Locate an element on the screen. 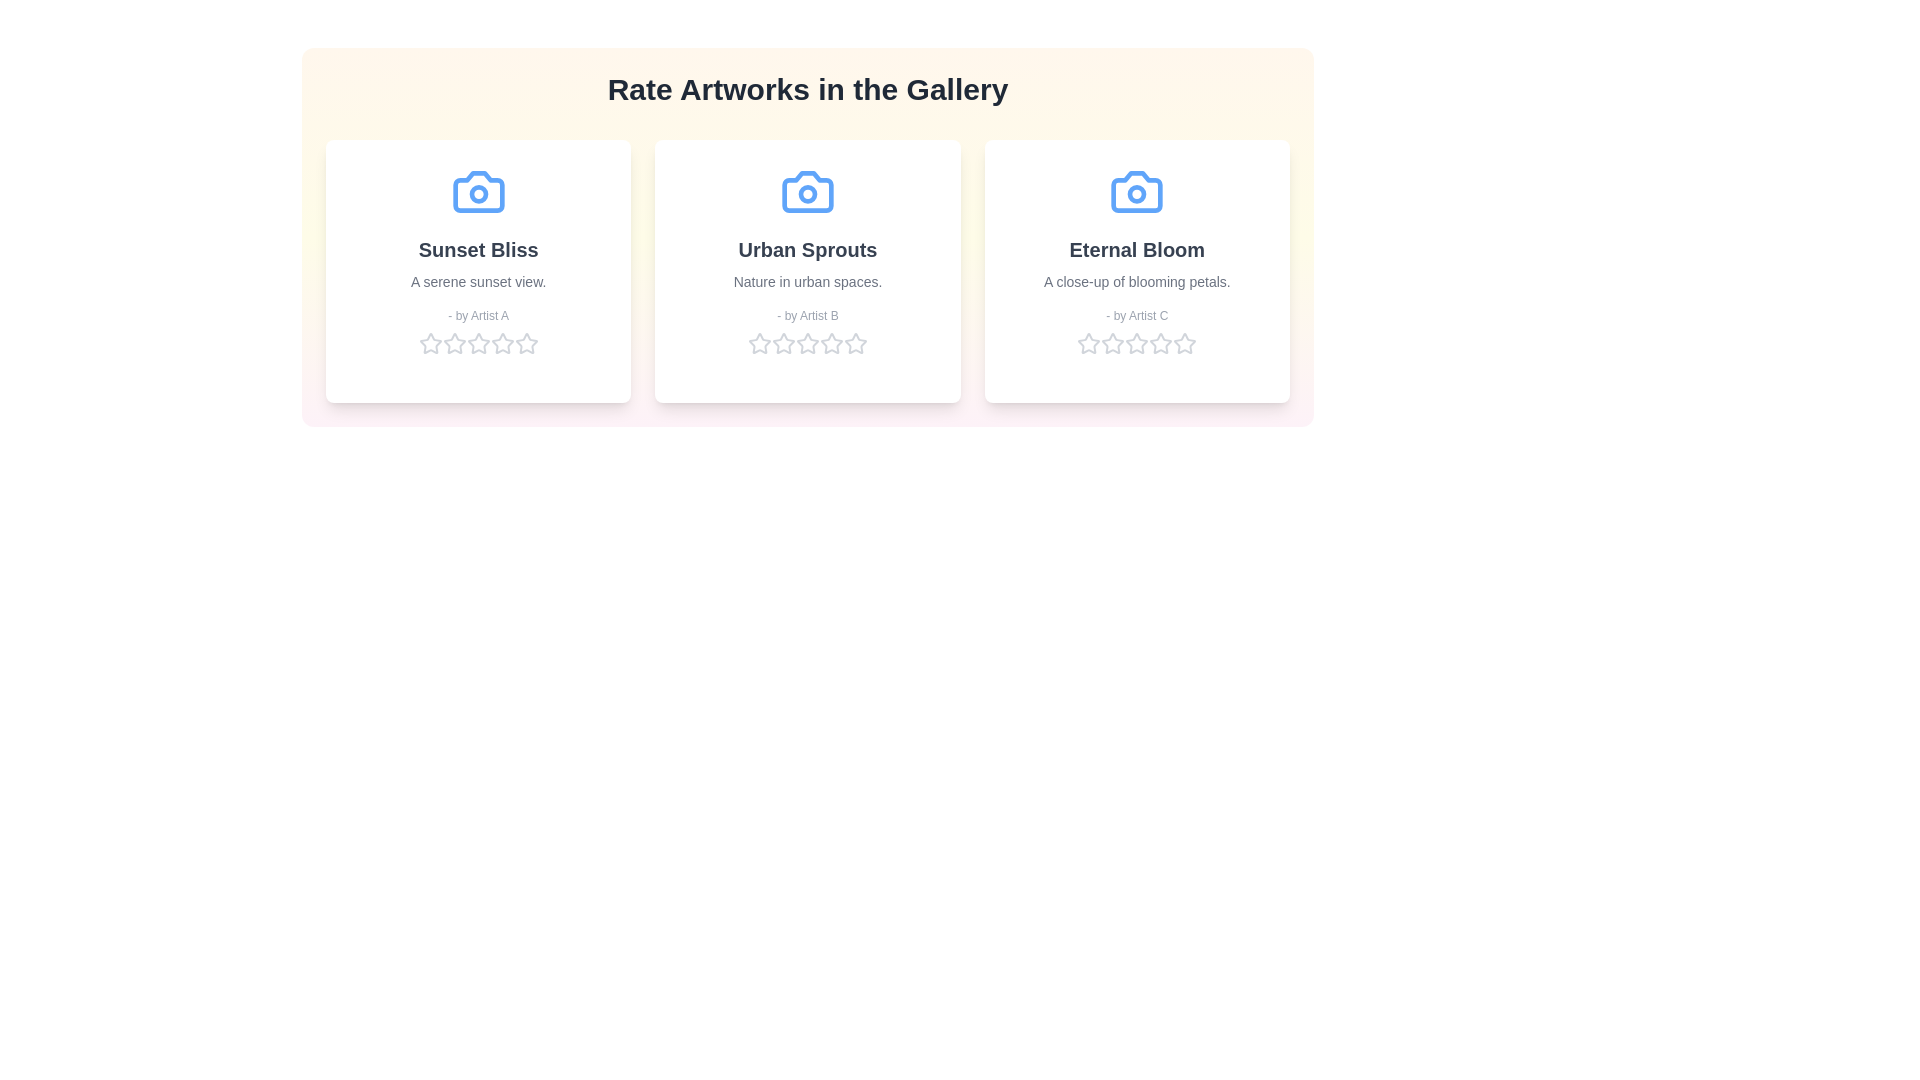 The height and width of the screenshot is (1080, 1920). the star corresponding to 2 for the artwork 'Urban Sprouts' to set its rating is located at coordinates (782, 342).